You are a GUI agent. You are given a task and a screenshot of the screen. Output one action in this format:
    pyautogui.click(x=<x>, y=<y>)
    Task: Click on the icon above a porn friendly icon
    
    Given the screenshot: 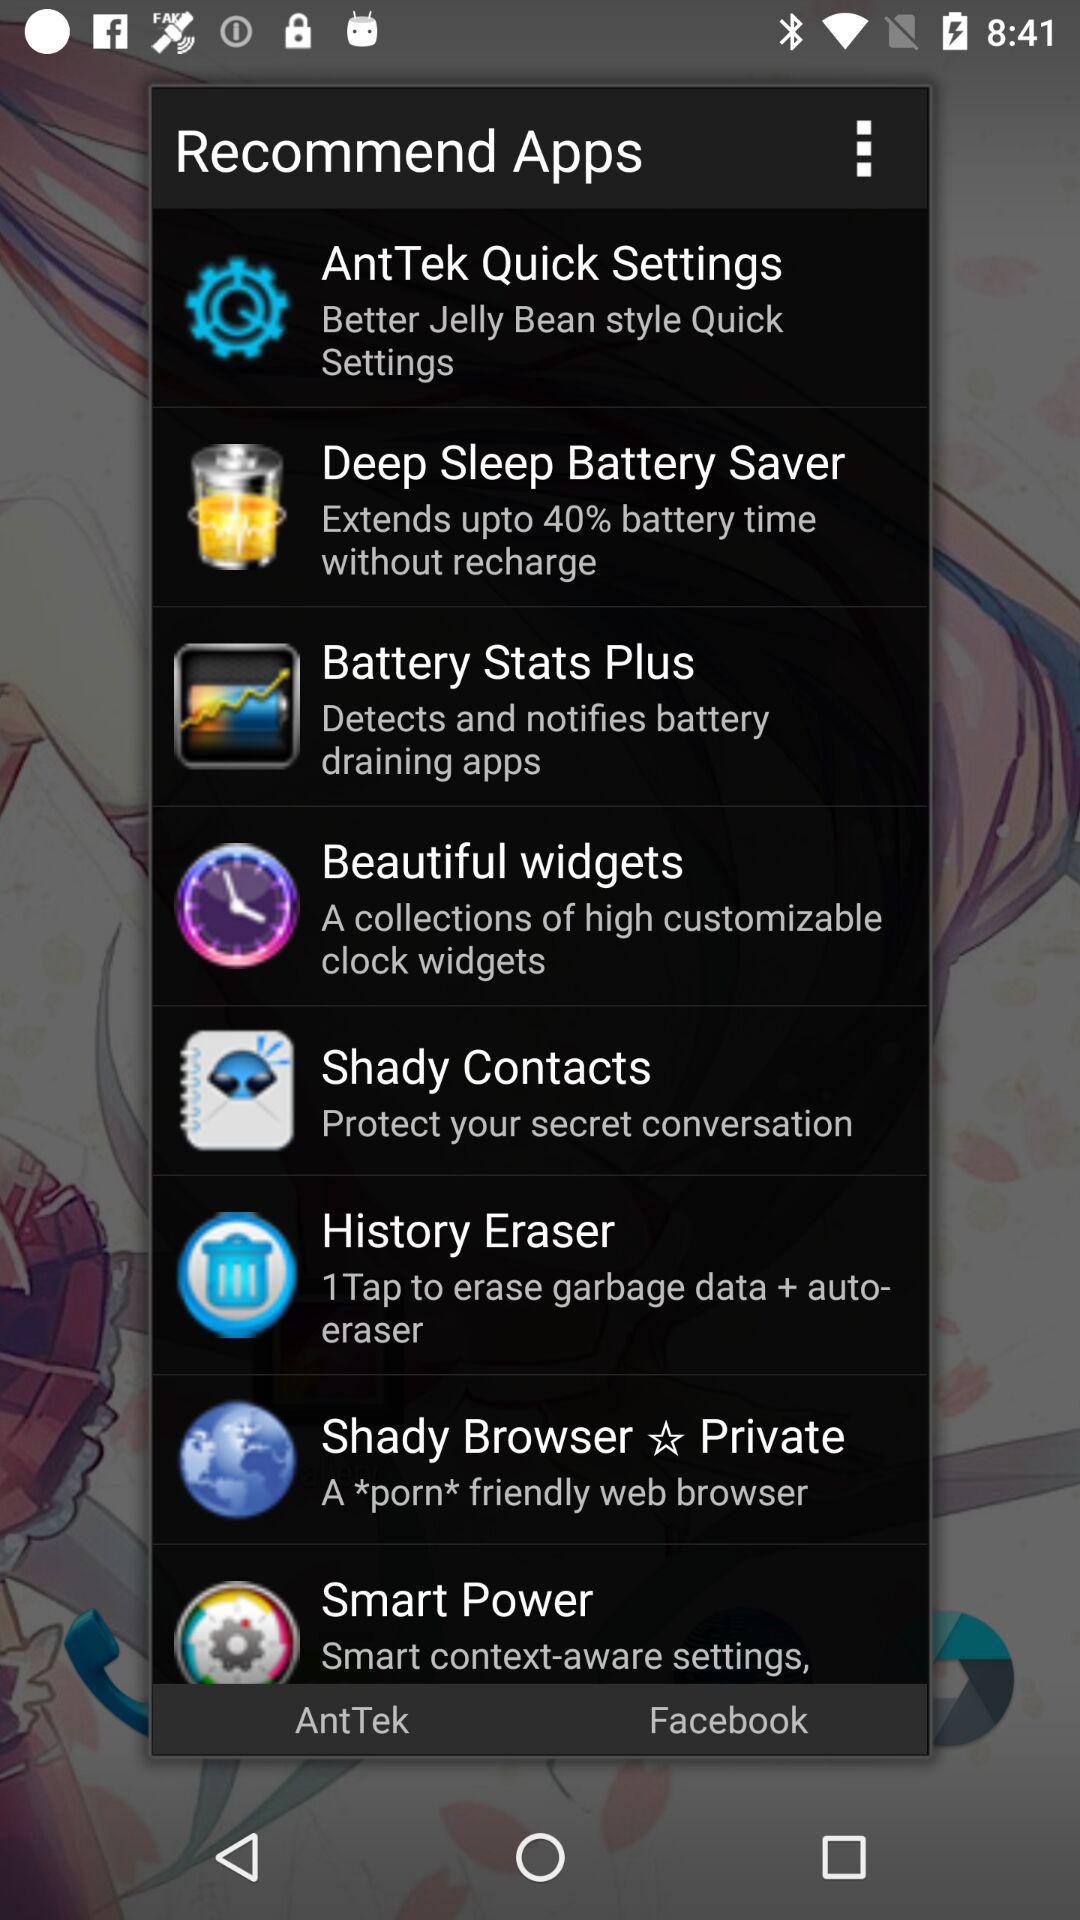 What is the action you would take?
    pyautogui.click(x=612, y=1433)
    